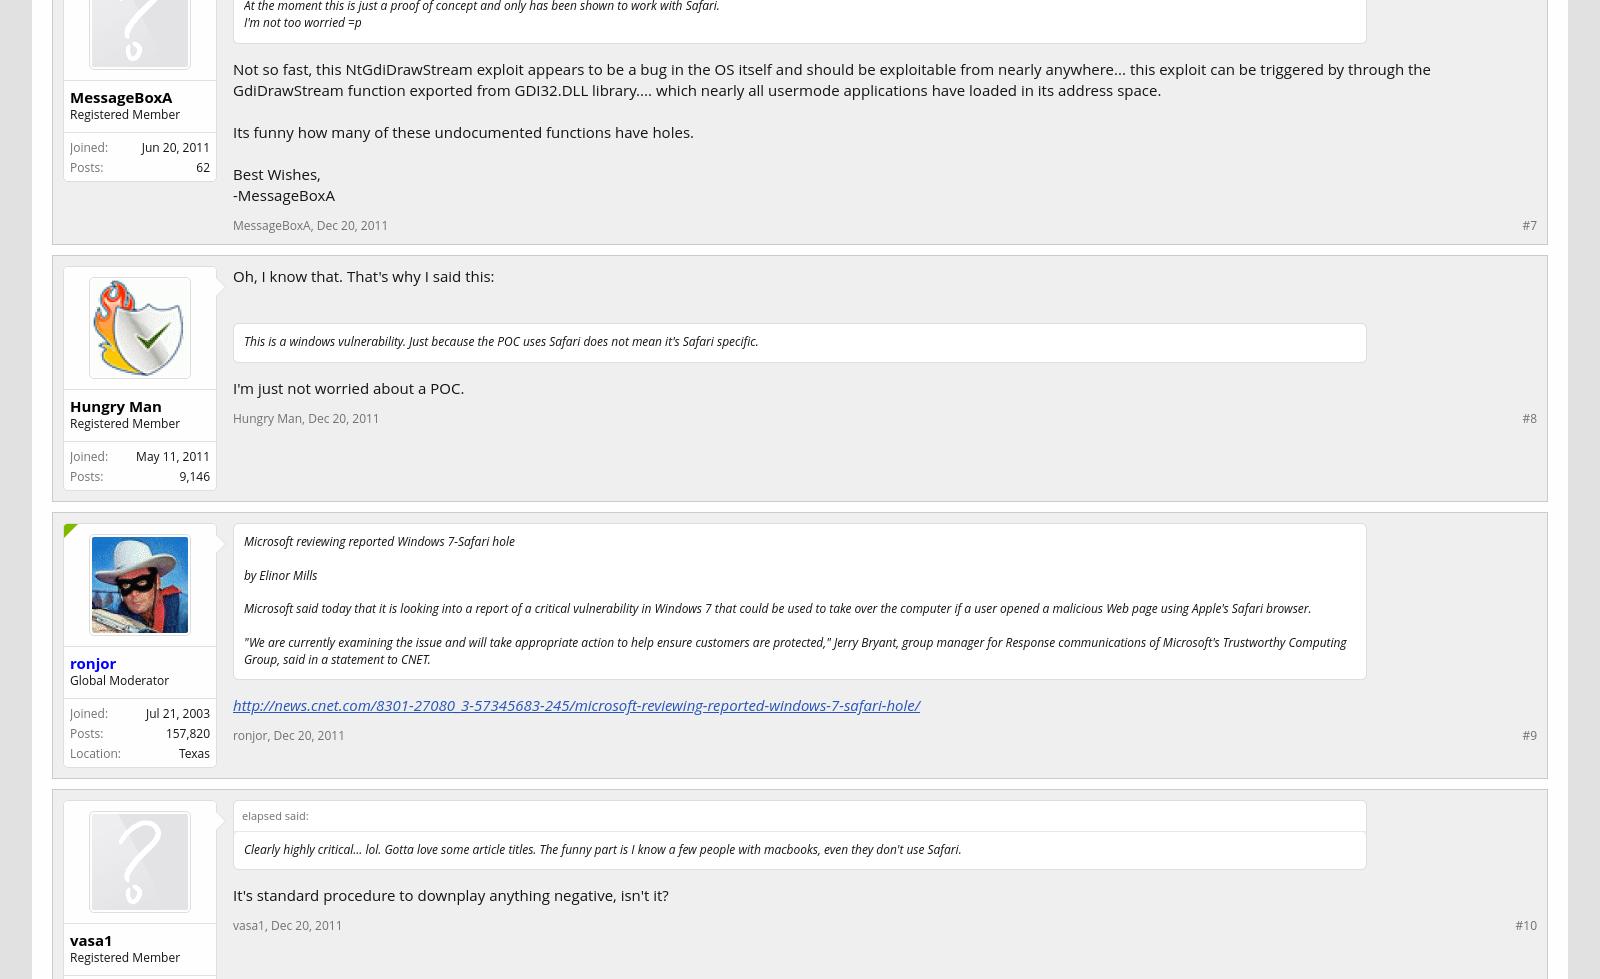  I want to click on '#8', so click(1529, 417).